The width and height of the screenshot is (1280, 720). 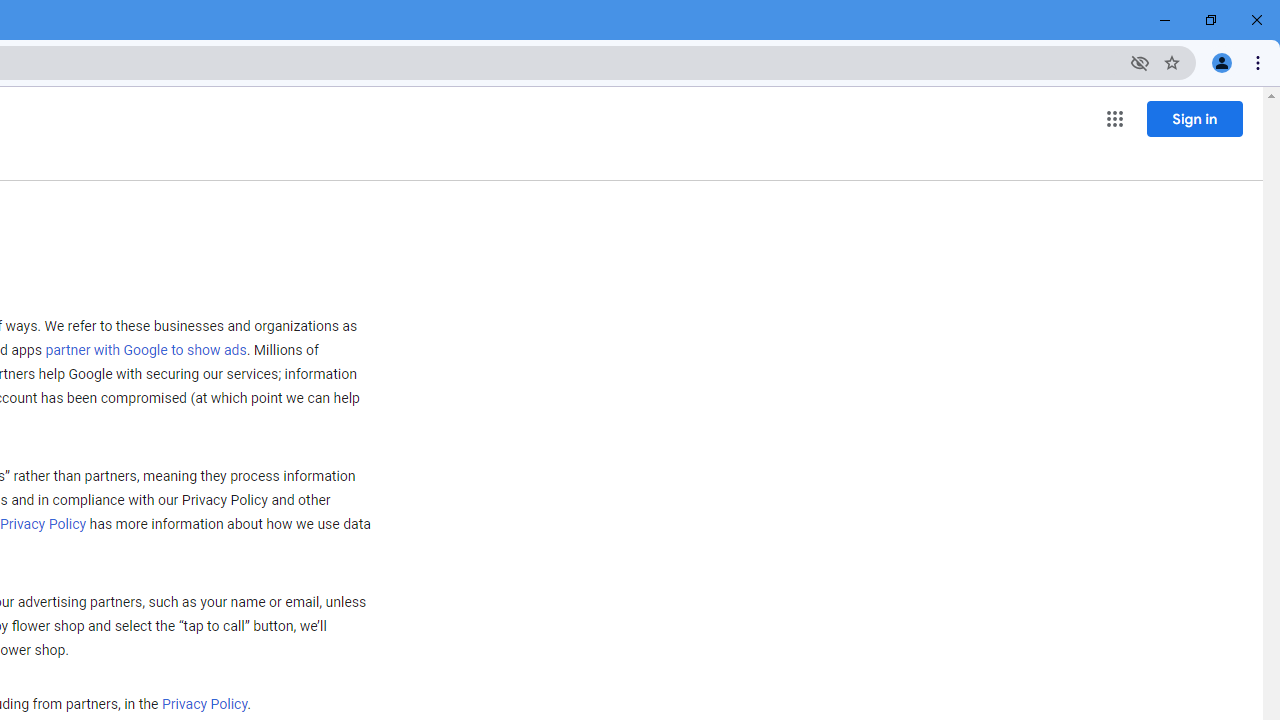 What do you see at coordinates (144, 350) in the screenshot?
I see `'partner with Google to show ads'` at bounding box center [144, 350].